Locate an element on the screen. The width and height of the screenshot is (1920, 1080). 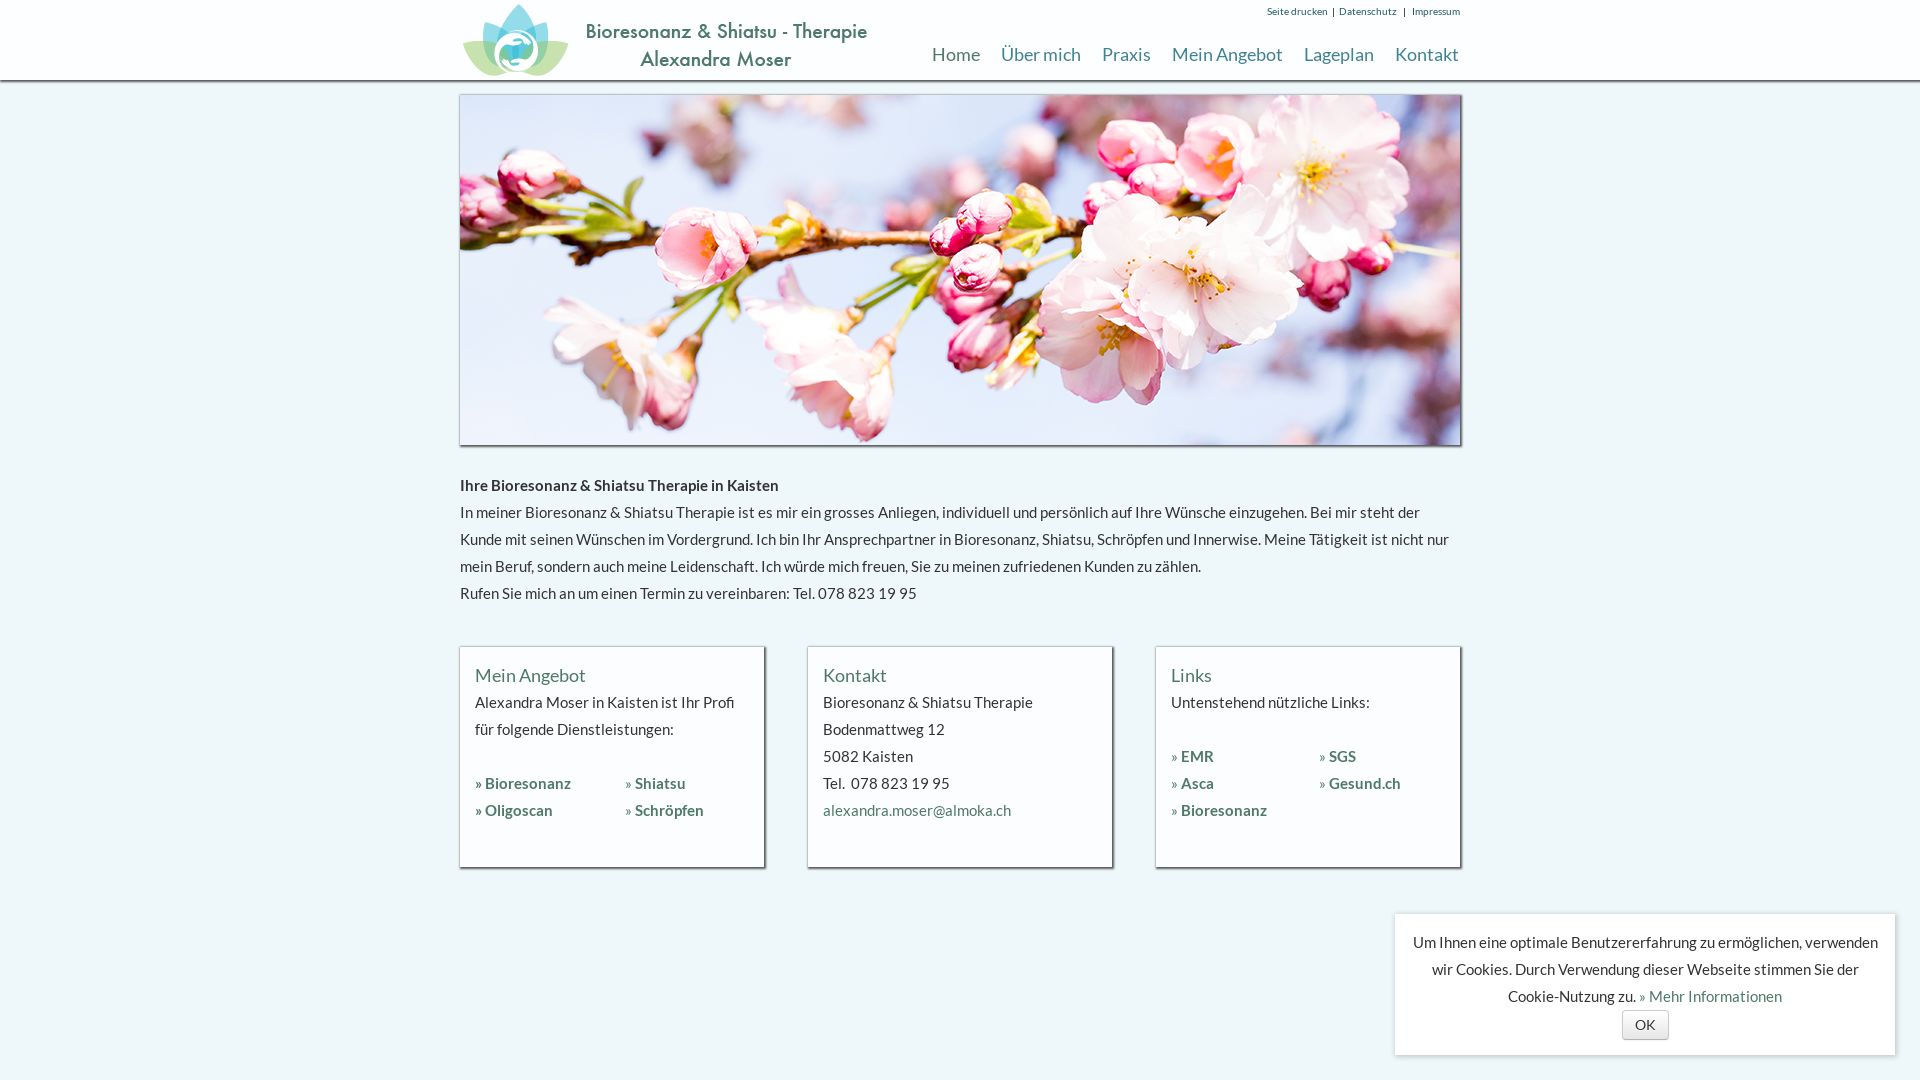
'Mein Angebot' is located at coordinates (1226, 53).